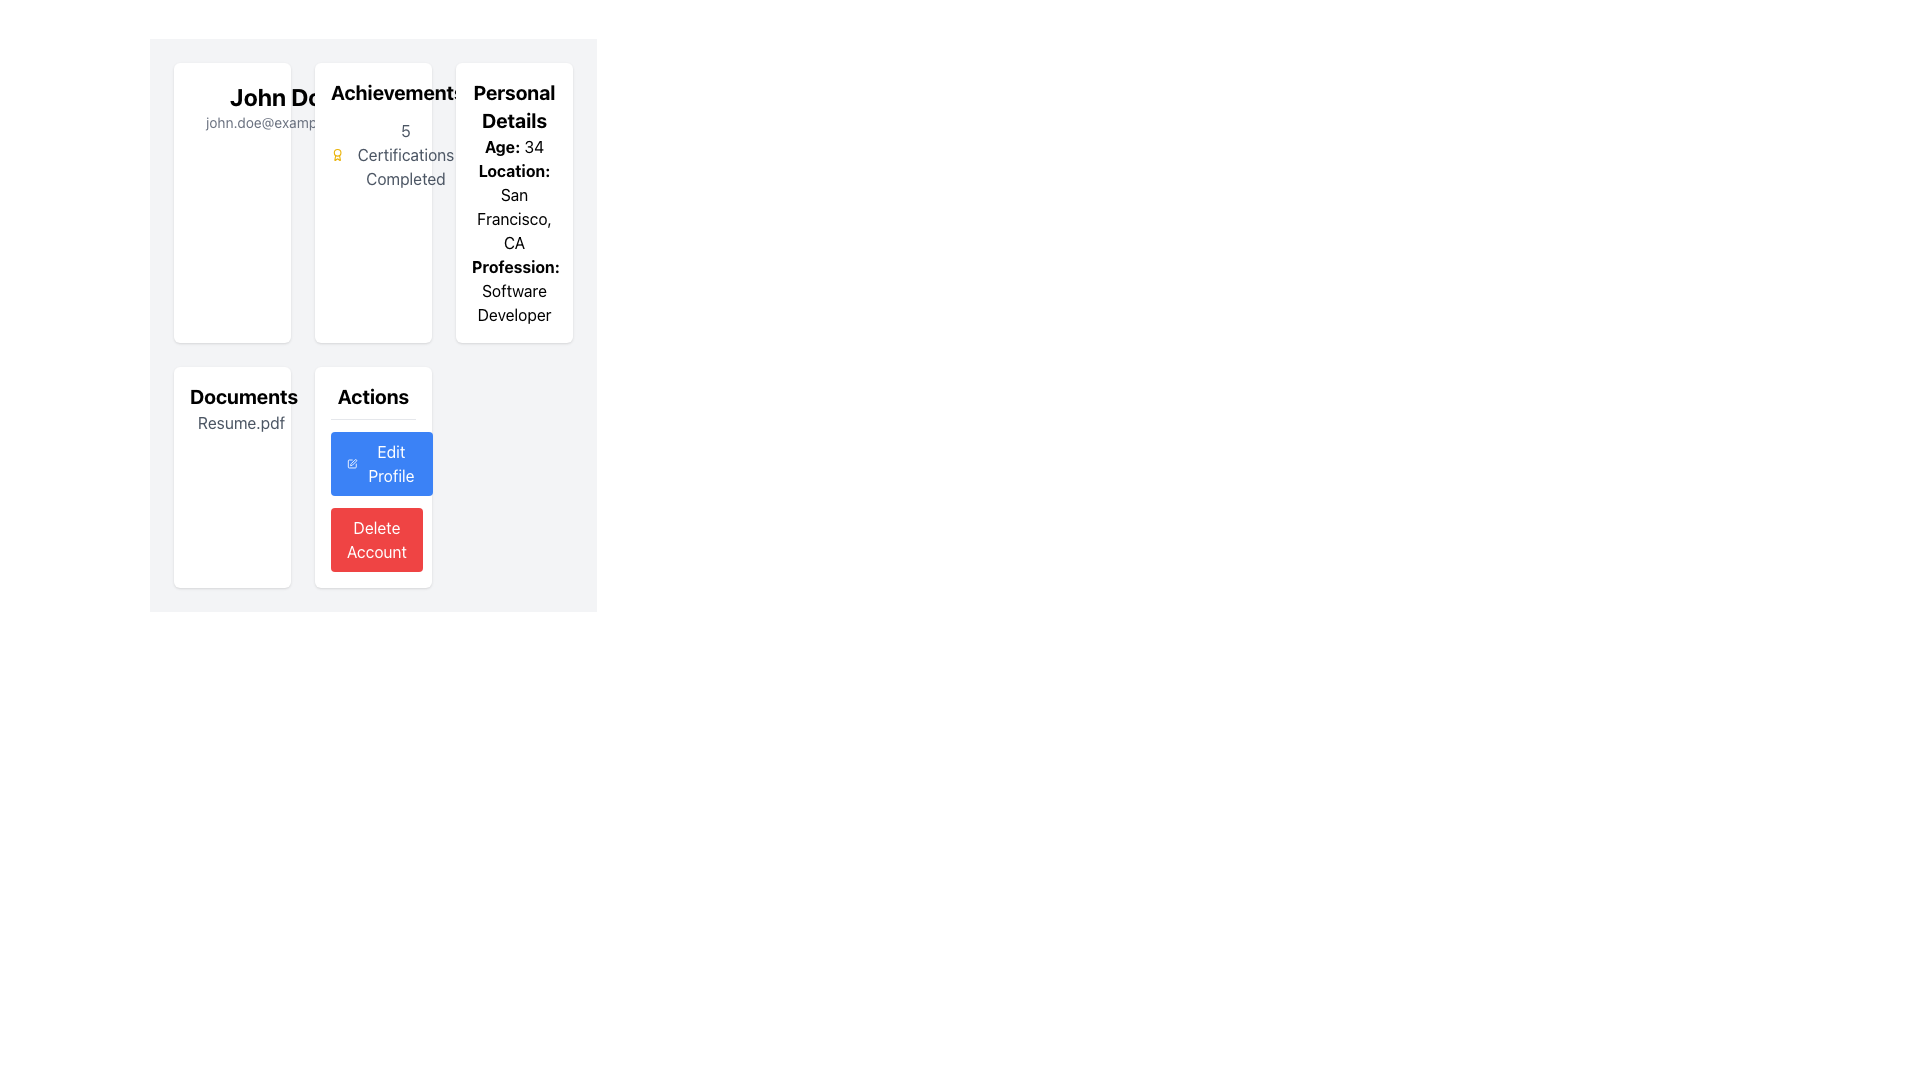 This screenshot has width=1920, height=1080. I want to click on text content of the user identity display located in the top left cell of the layout, which shows the user's name and email, so click(282, 107).